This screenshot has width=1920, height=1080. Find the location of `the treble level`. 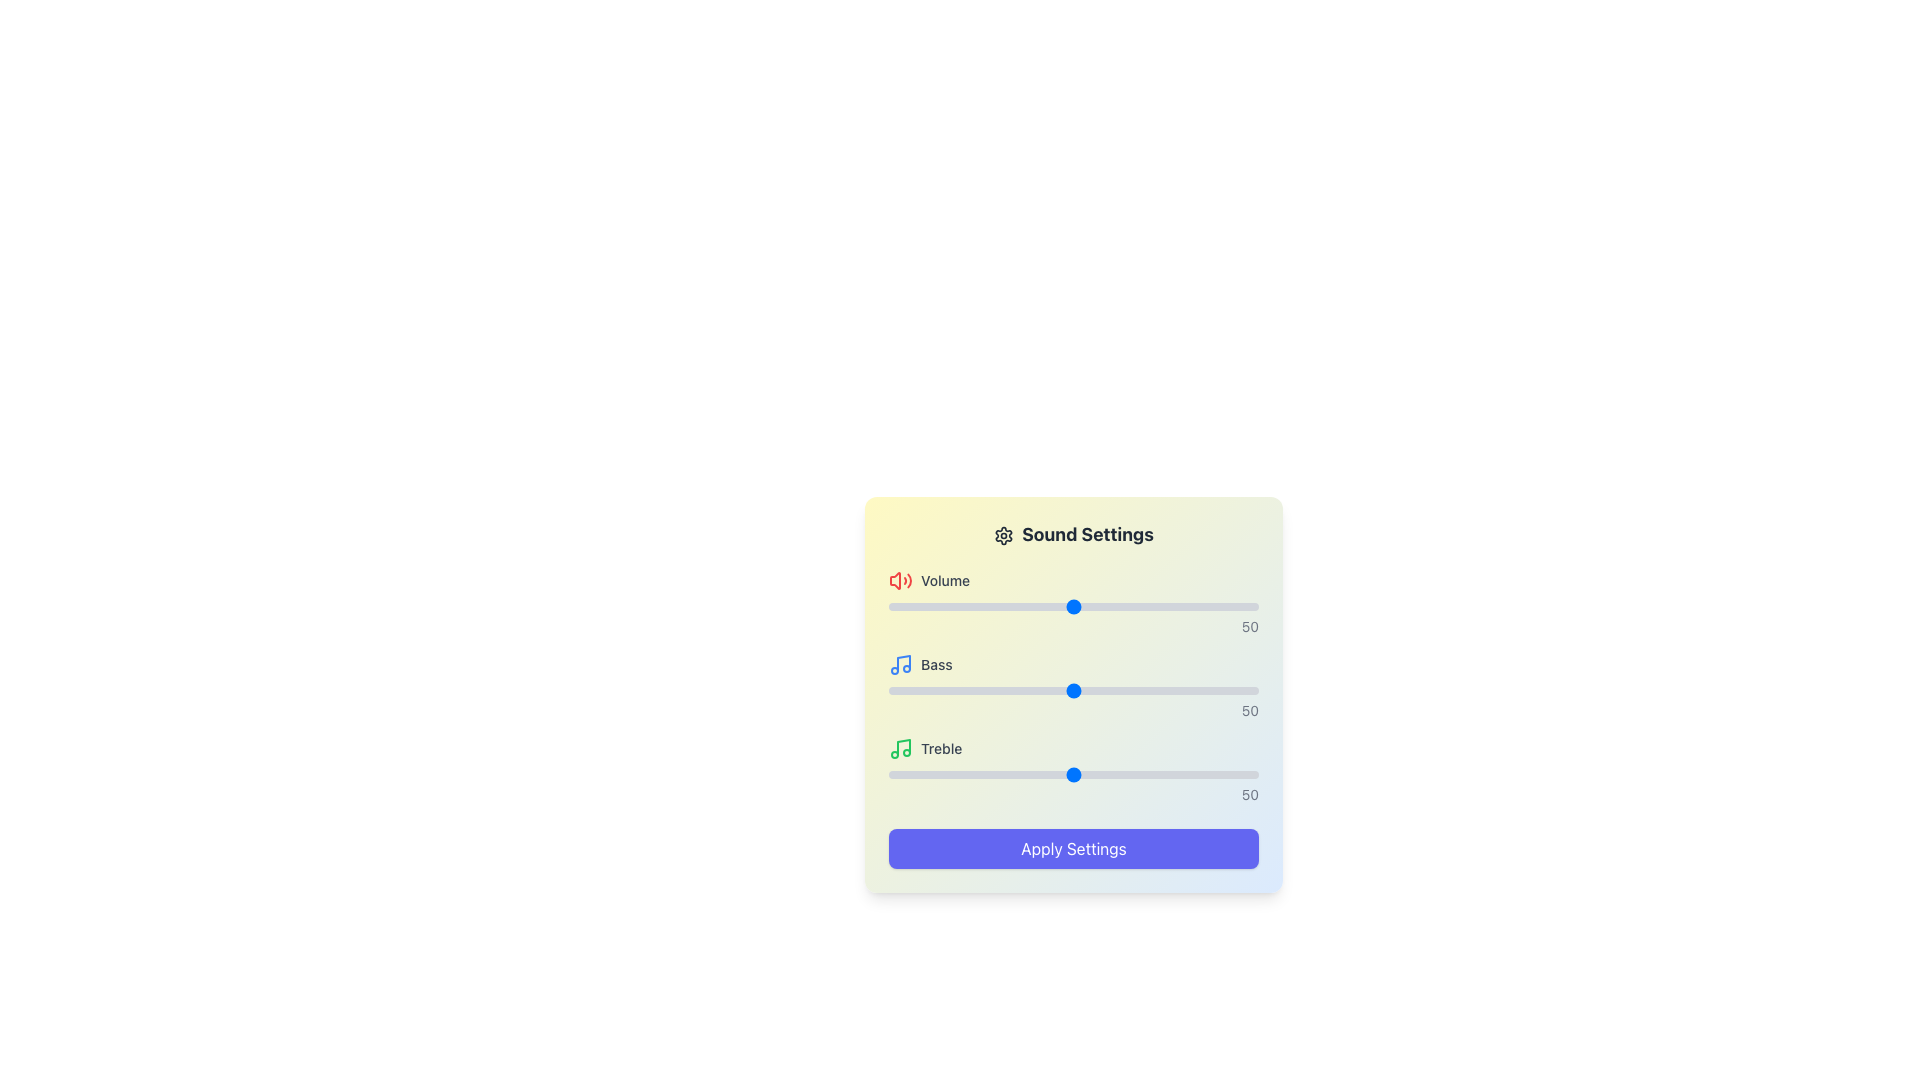

the treble level is located at coordinates (1095, 774).